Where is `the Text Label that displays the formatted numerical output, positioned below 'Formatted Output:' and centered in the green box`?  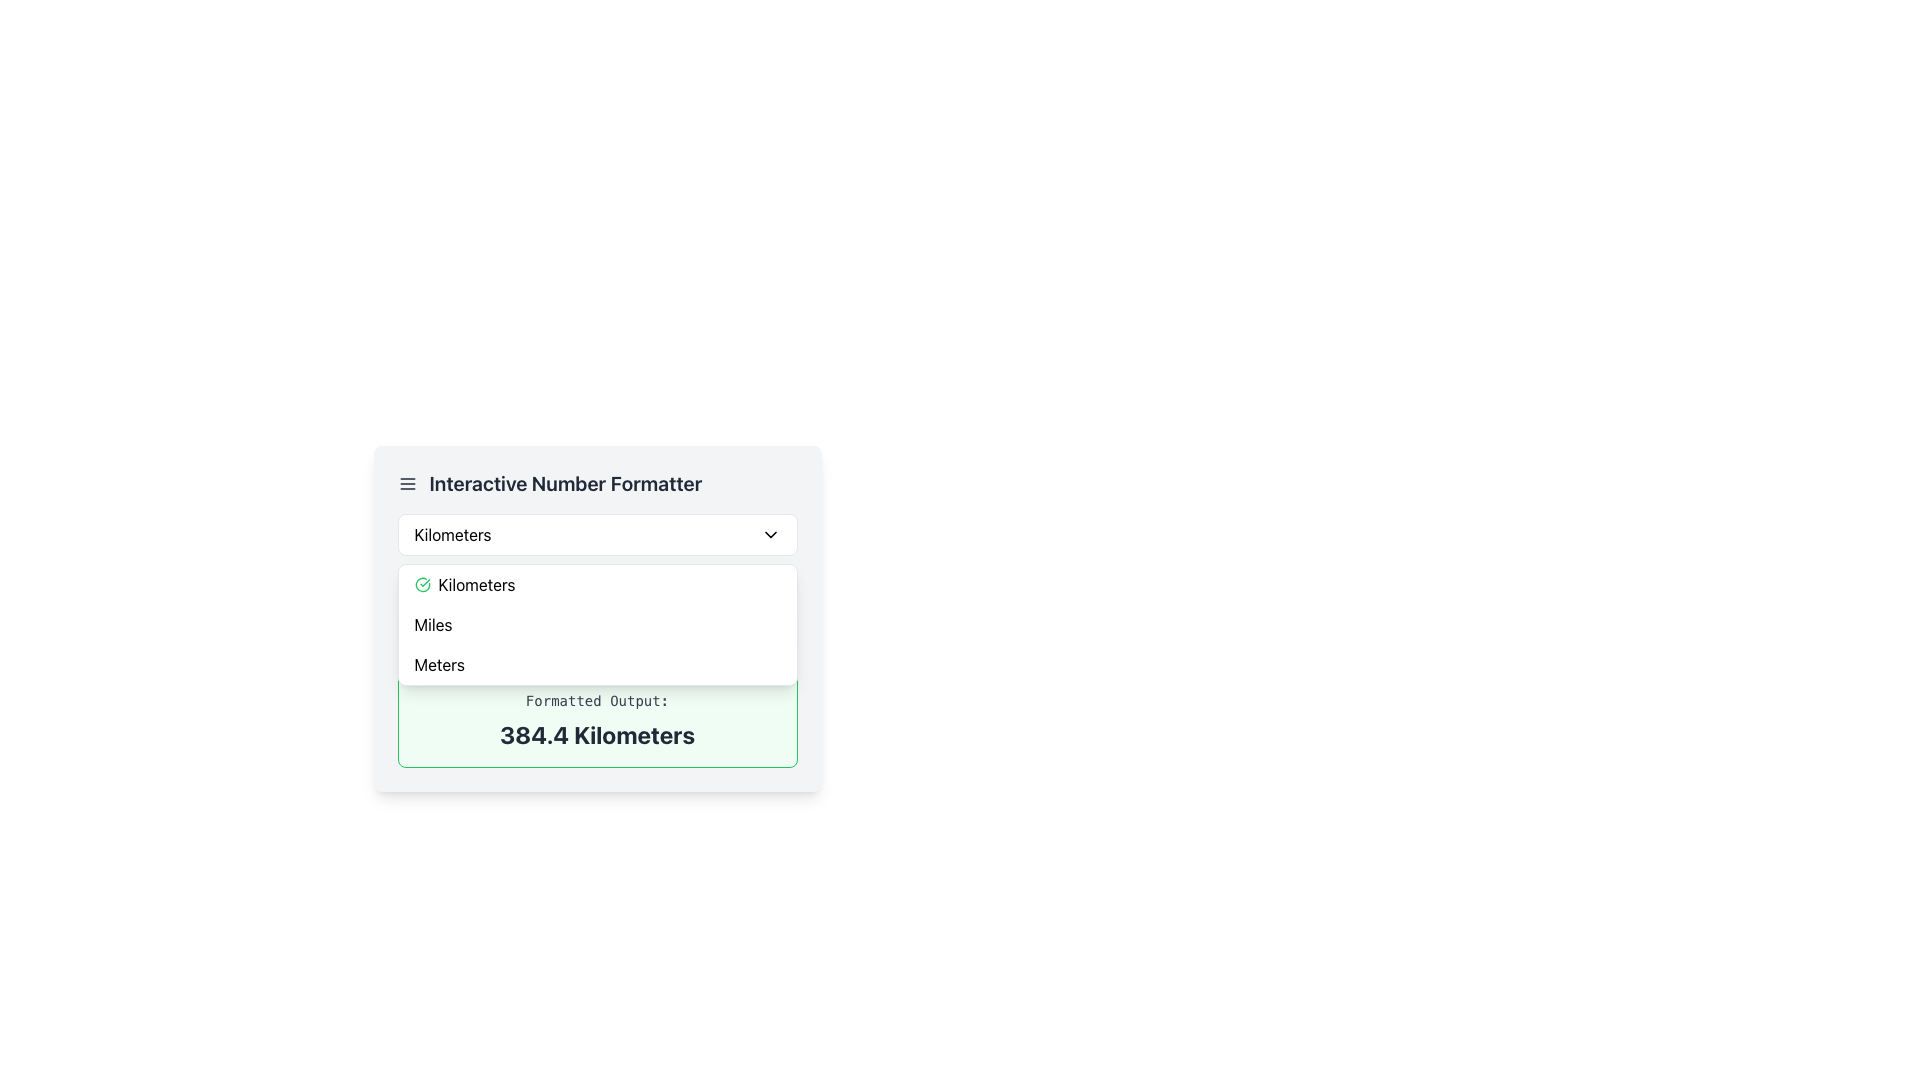 the Text Label that displays the formatted numerical output, positioned below 'Formatted Output:' and centered in the green box is located at coordinates (596, 735).